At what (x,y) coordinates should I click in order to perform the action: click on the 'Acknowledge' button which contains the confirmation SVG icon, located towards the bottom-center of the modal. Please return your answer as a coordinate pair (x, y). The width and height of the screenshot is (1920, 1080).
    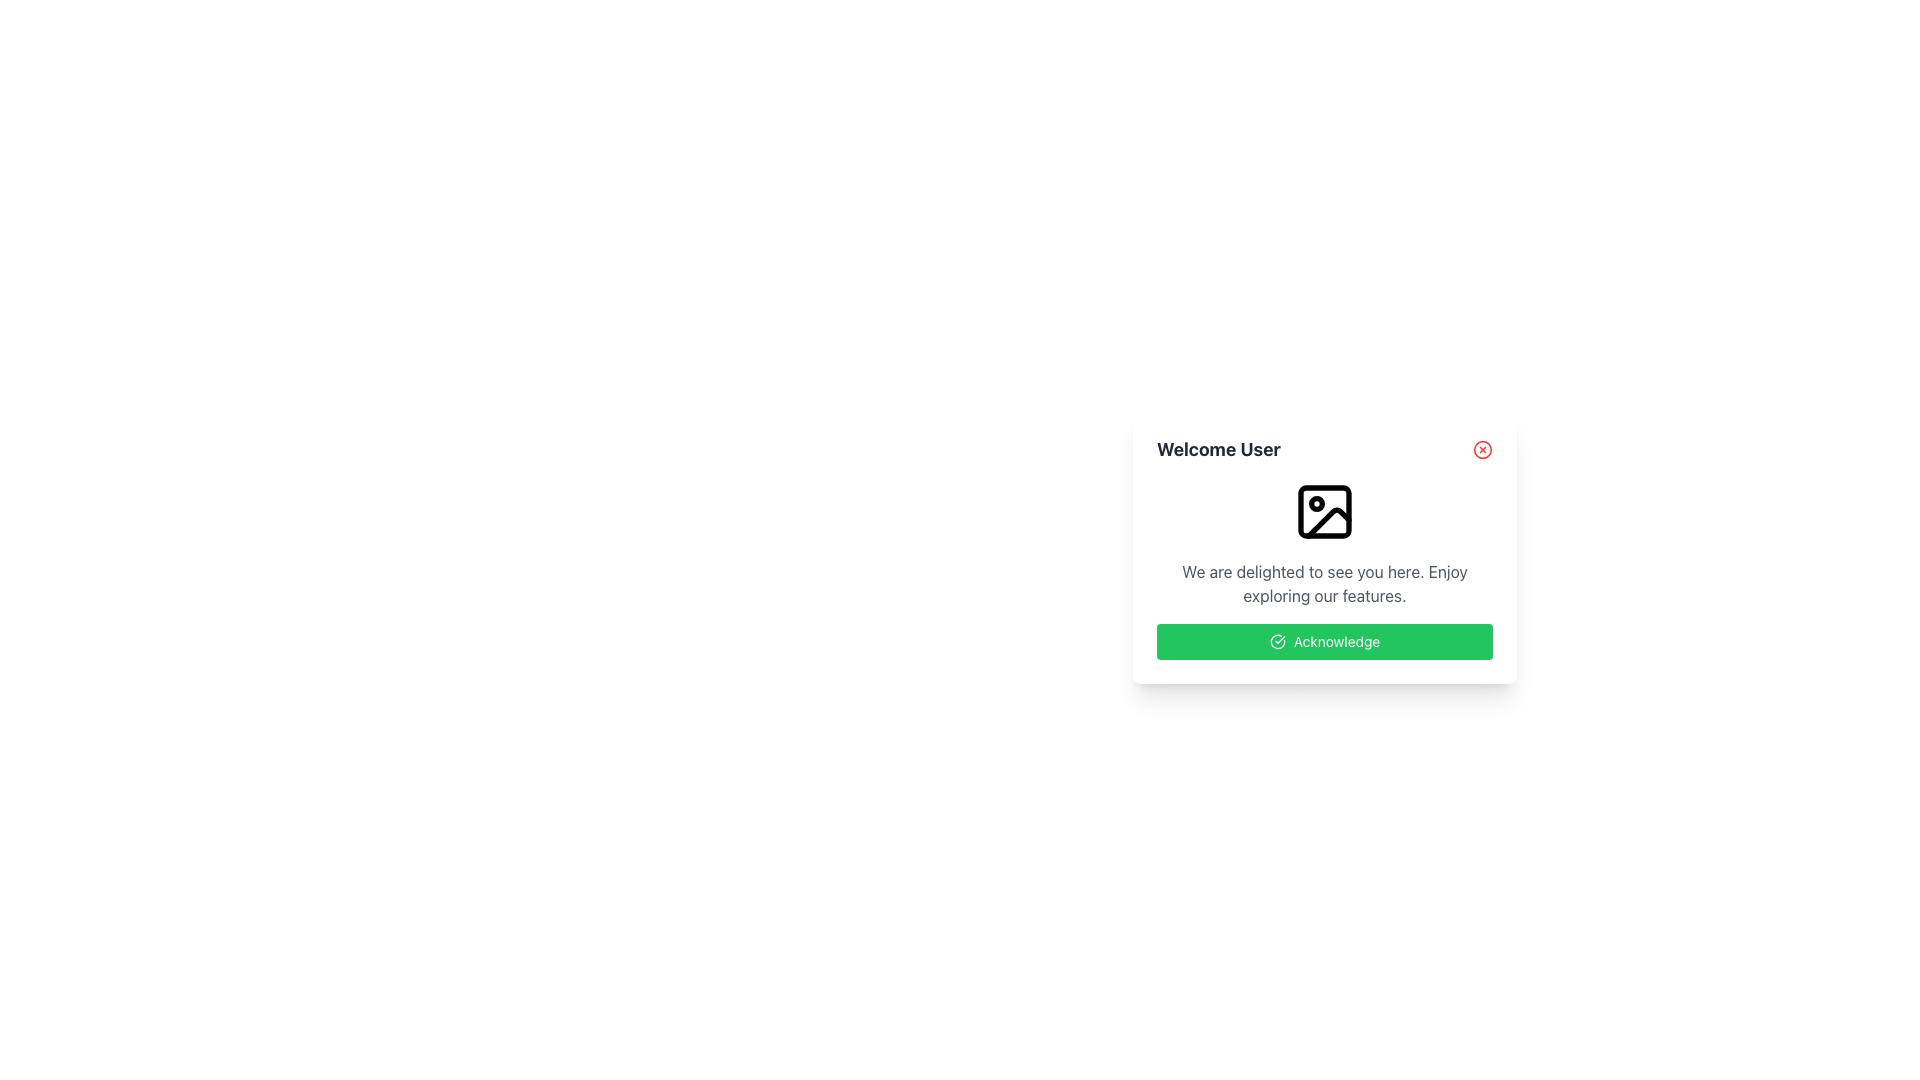
    Looking at the image, I should click on (1276, 641).